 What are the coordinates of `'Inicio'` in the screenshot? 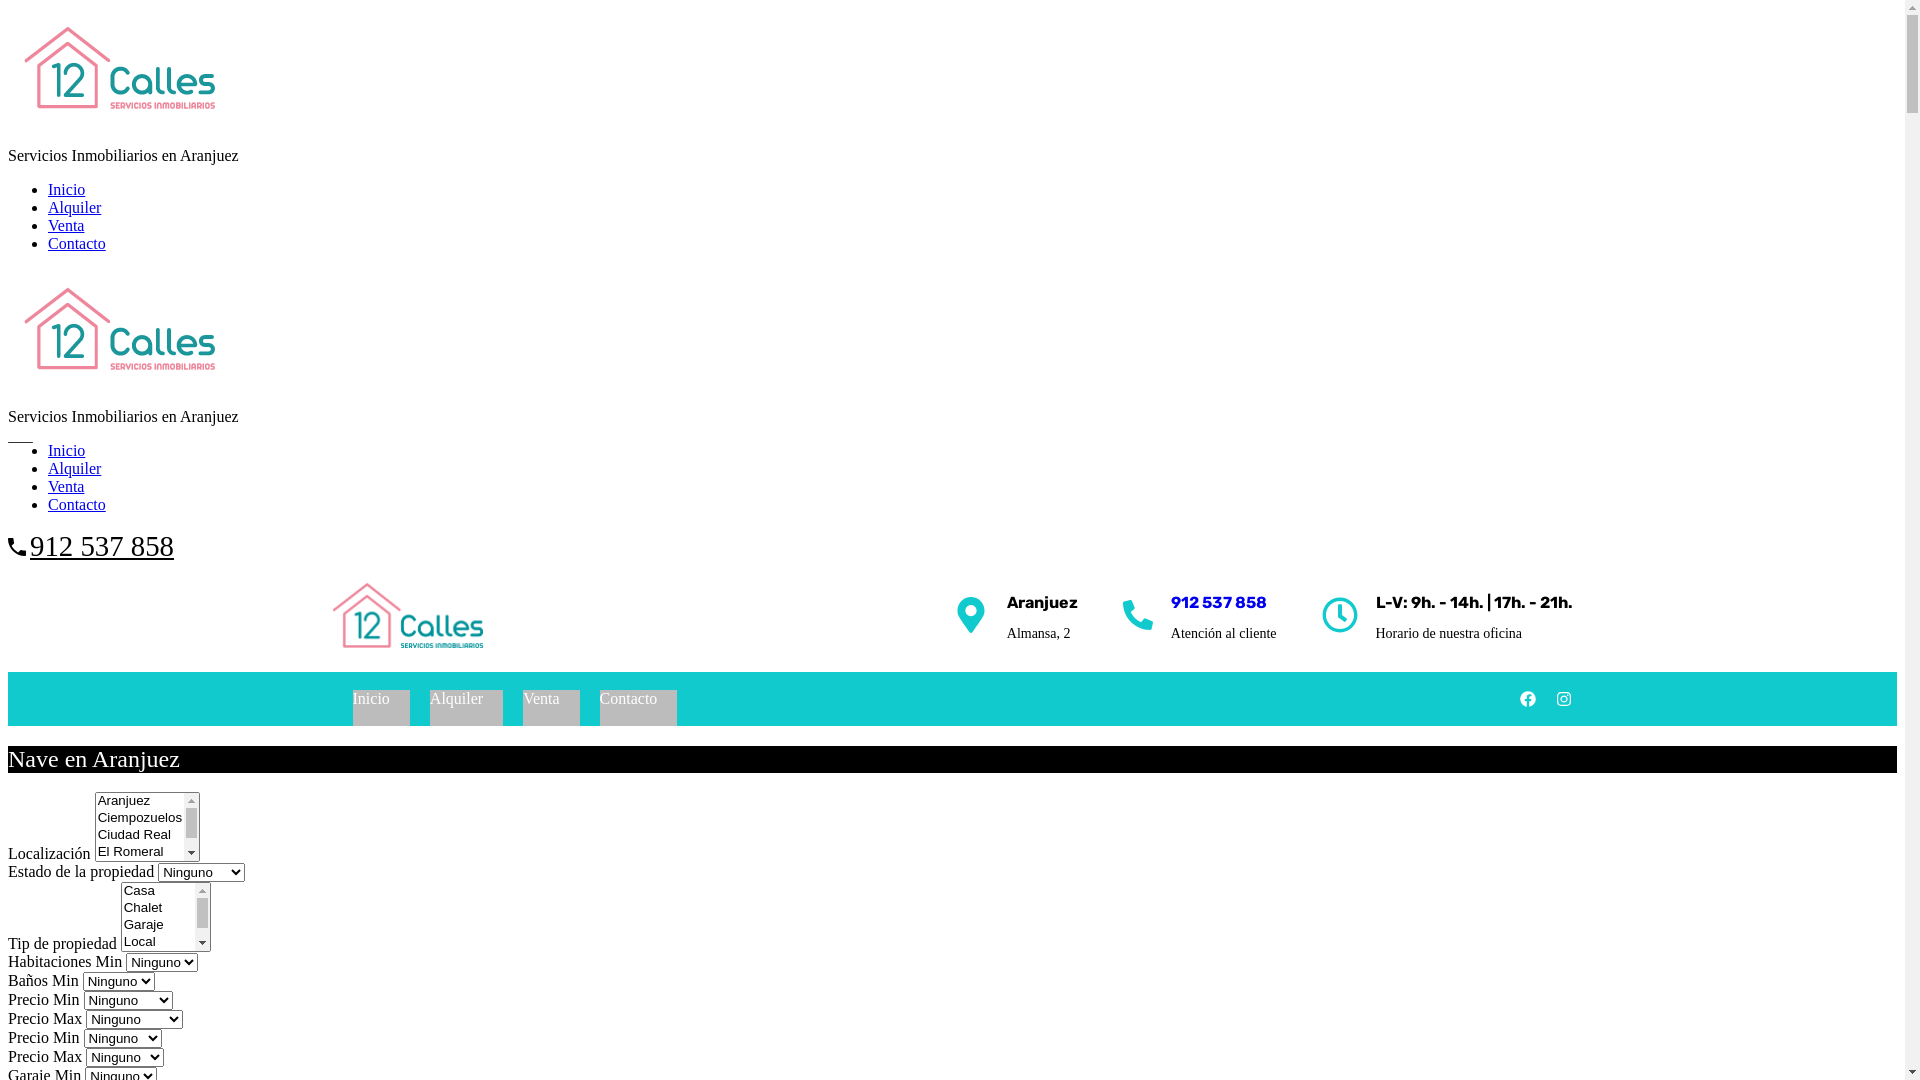 It's located at (48, 189).